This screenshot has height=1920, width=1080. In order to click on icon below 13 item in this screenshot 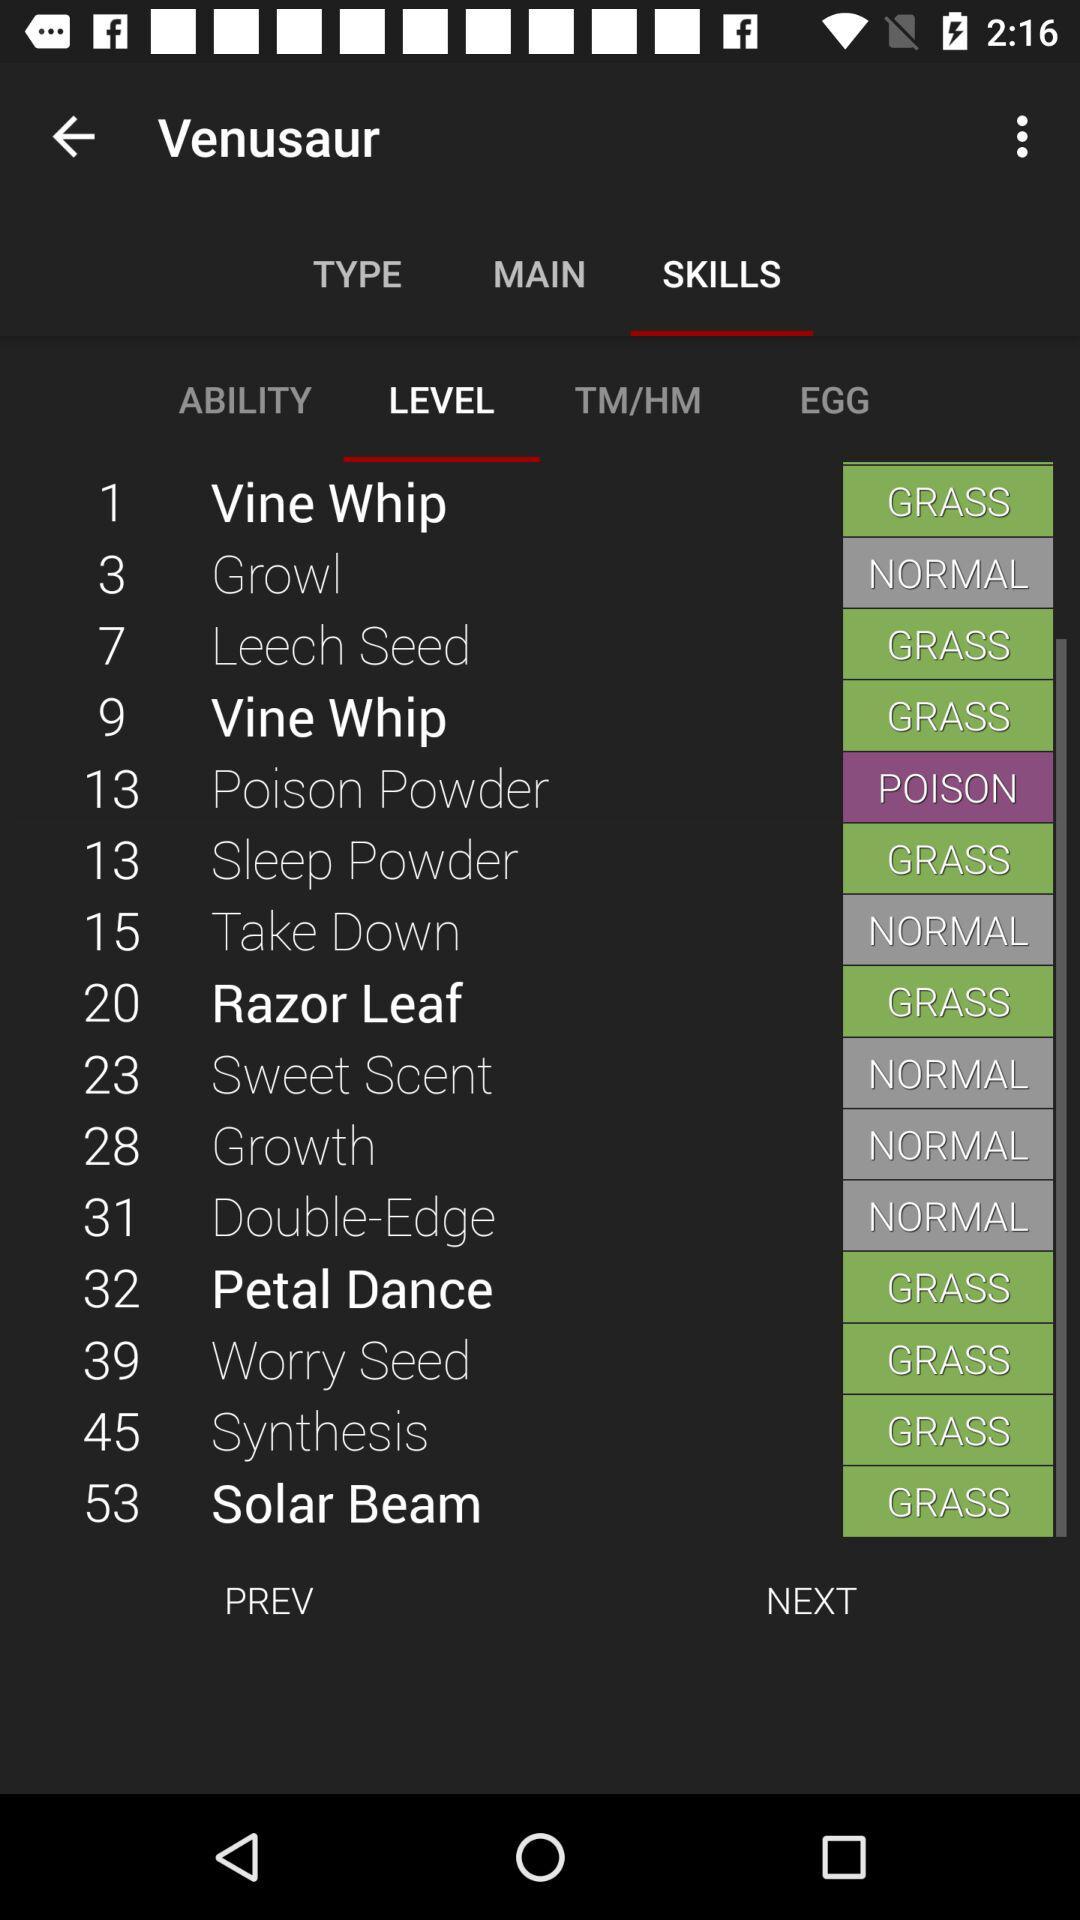, I will do `click(525, 858)`.